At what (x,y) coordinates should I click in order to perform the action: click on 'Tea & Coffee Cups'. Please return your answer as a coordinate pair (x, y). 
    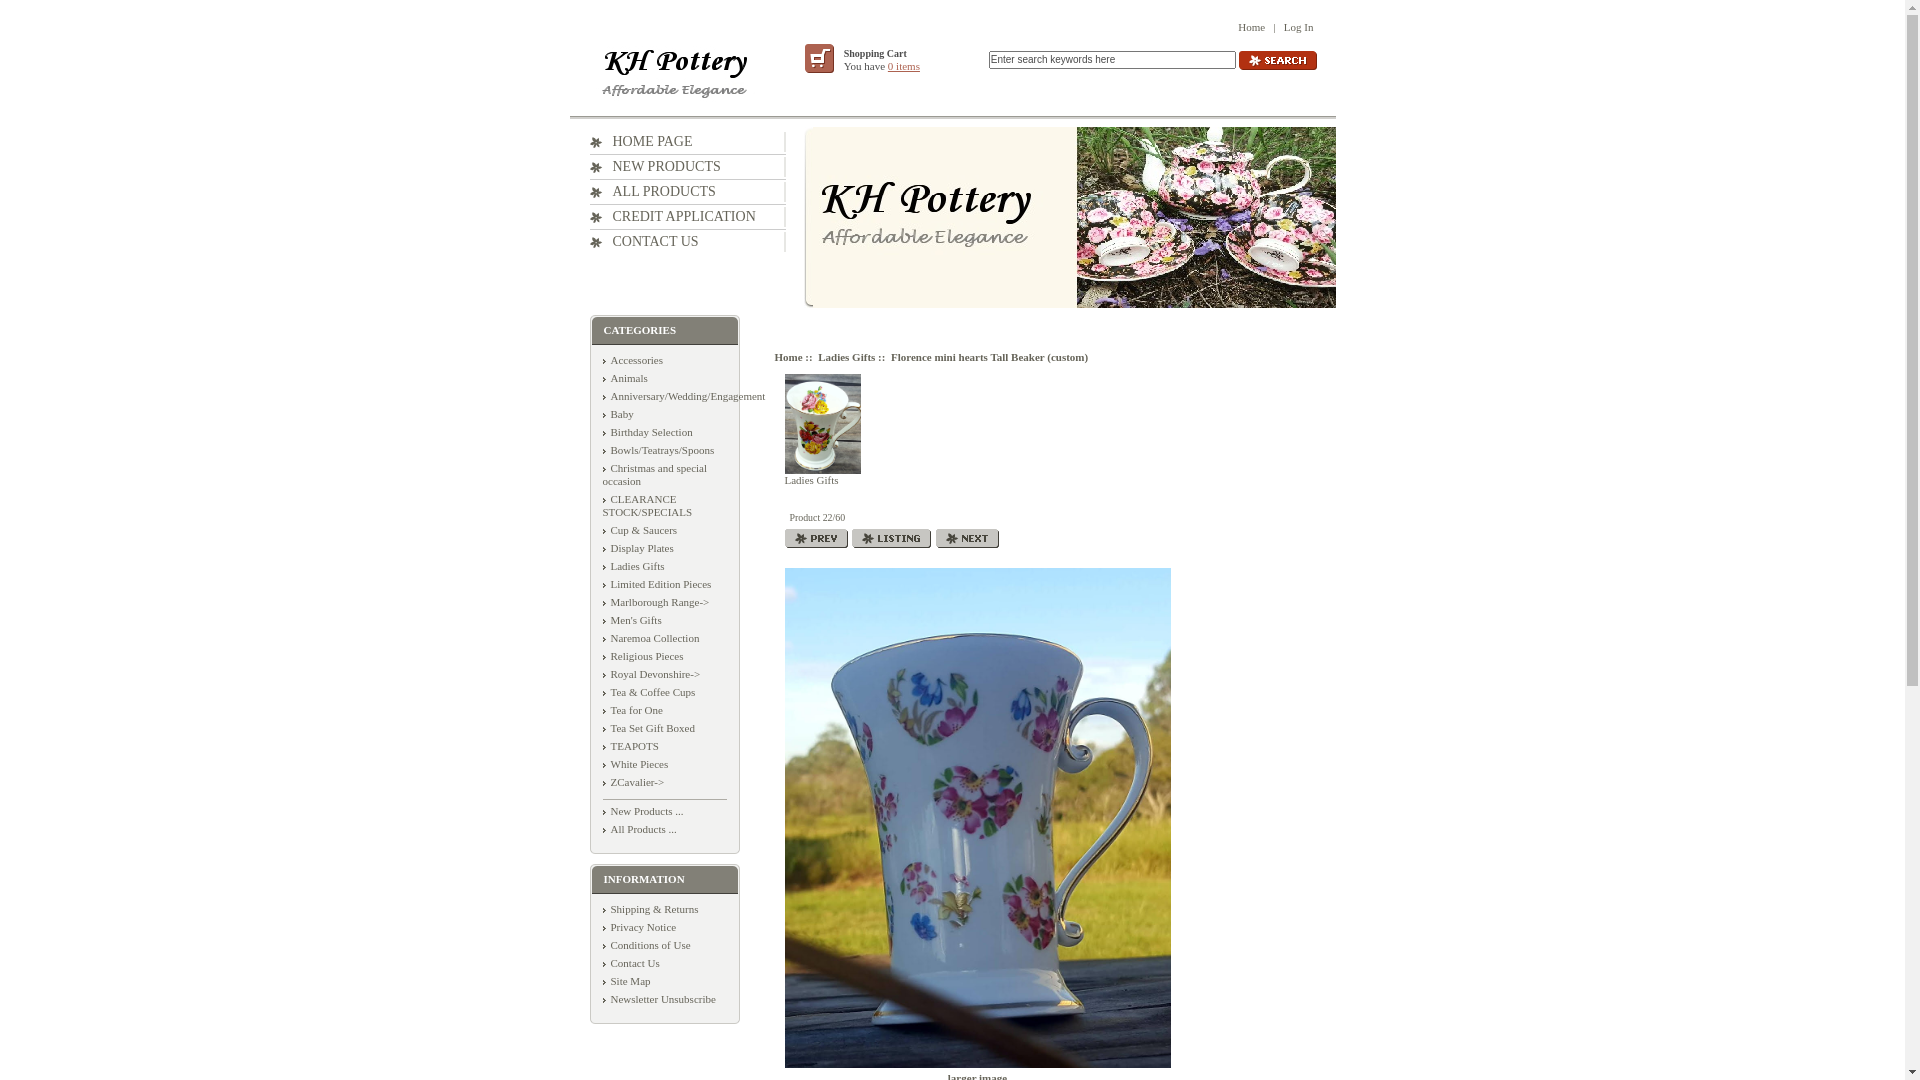
    Looking at the image, I should click on (648, 690).